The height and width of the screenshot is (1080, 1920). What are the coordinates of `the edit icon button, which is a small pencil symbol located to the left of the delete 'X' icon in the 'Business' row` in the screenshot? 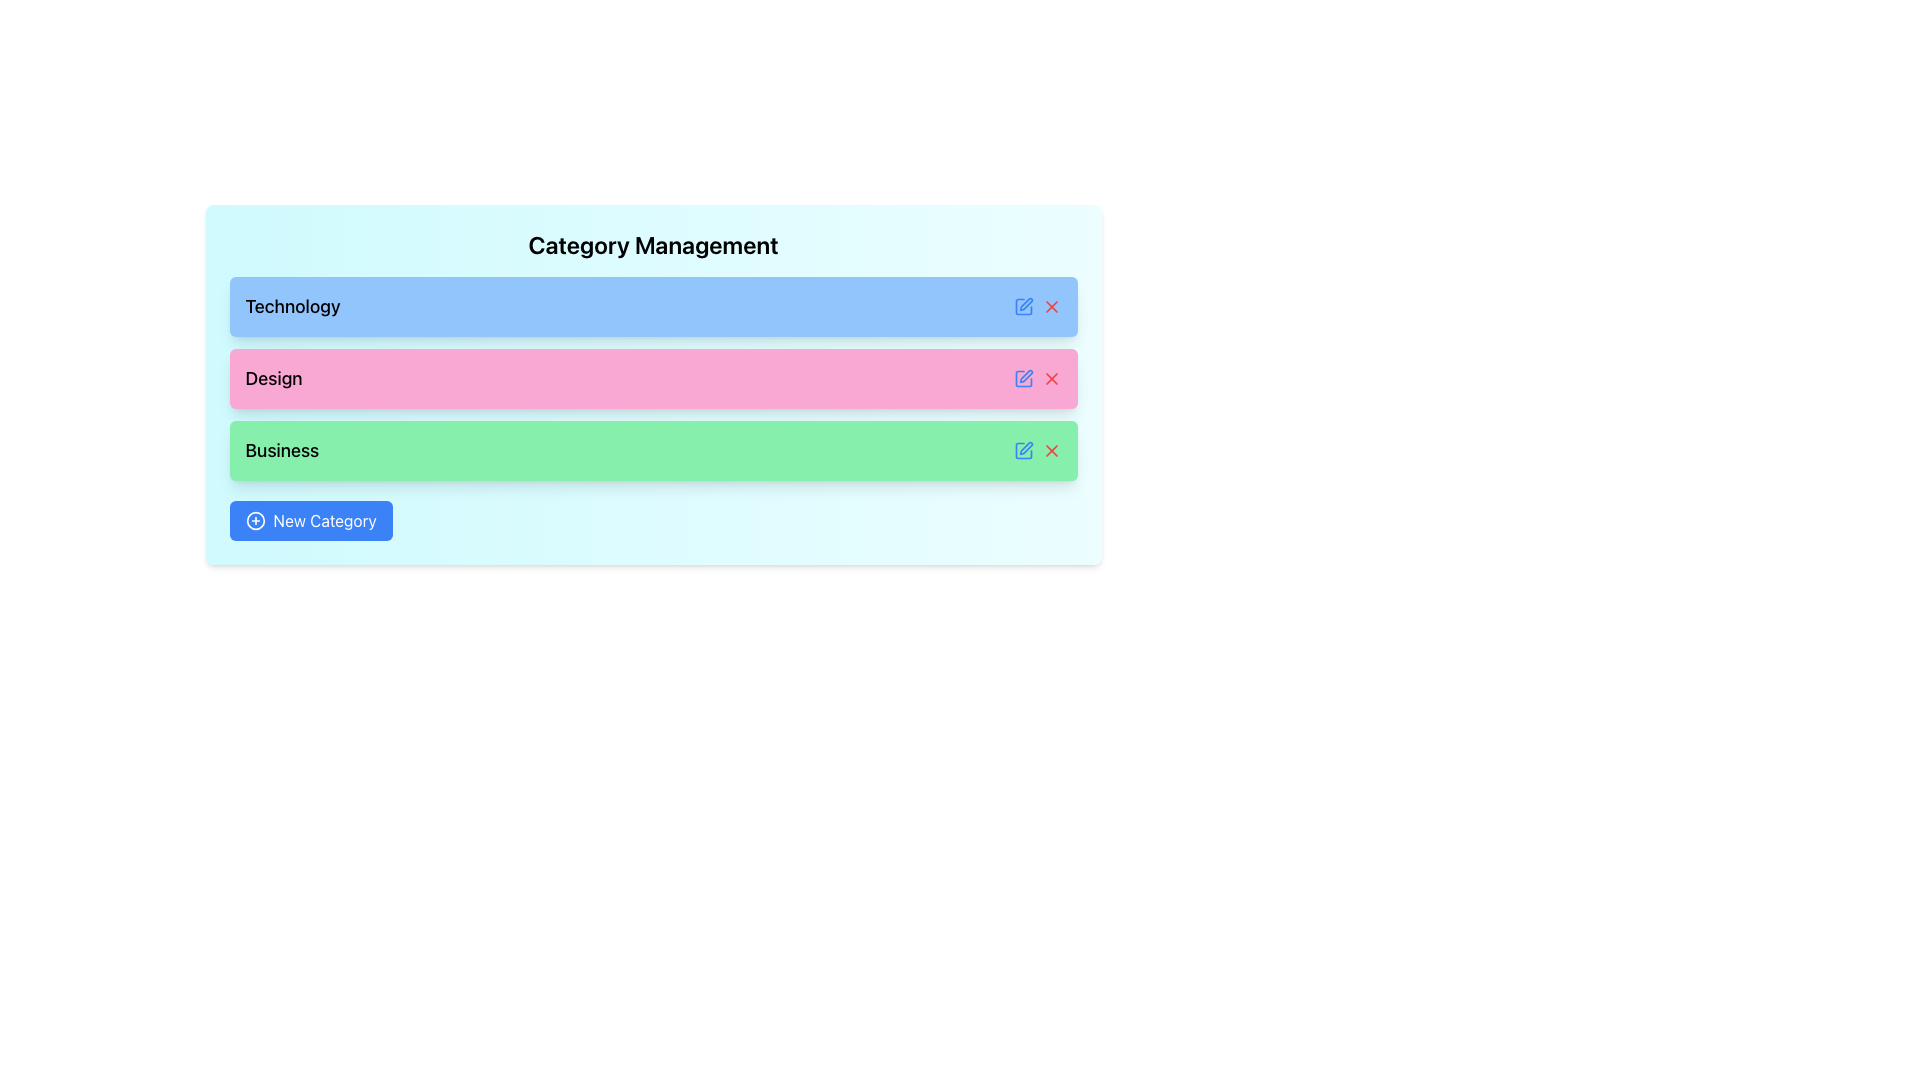 It's located at (1025, 446).